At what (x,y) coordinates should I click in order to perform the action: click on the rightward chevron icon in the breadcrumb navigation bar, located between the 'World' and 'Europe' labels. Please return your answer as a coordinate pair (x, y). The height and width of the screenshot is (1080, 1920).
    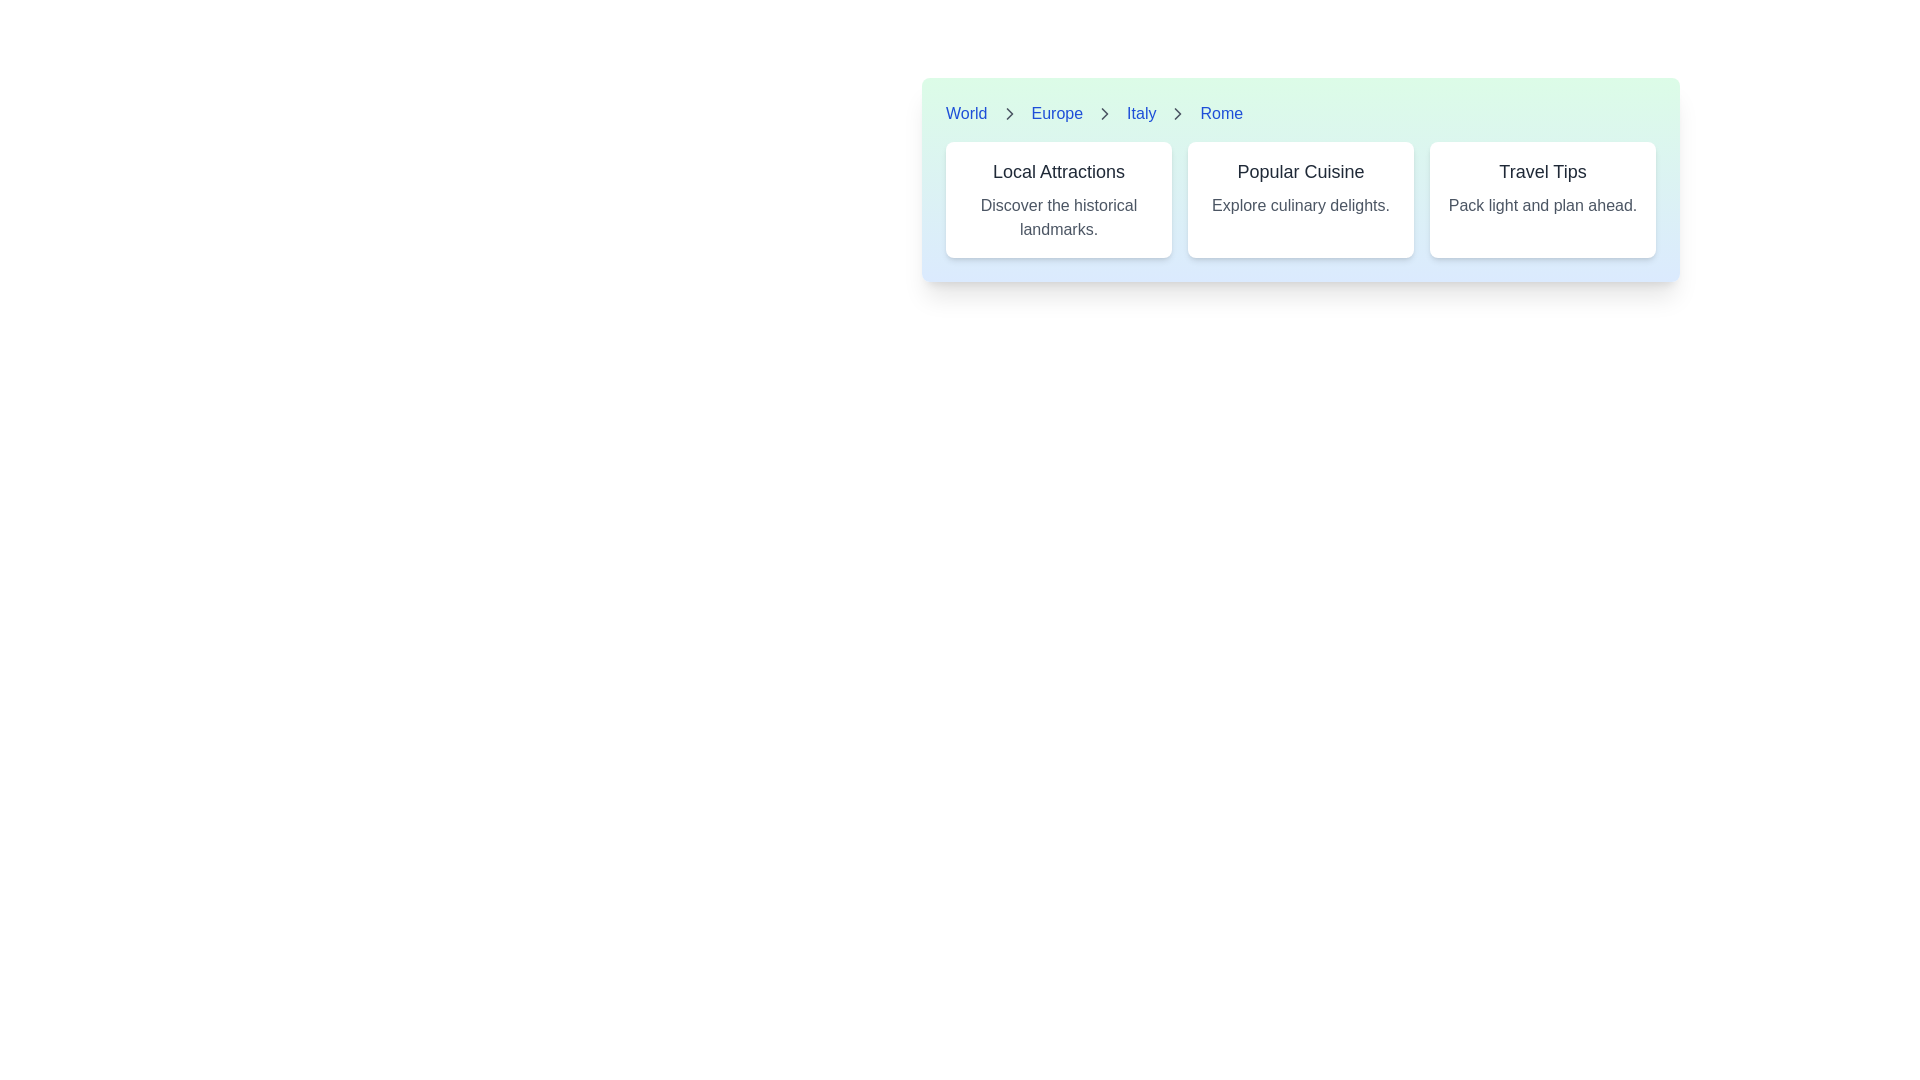
    Looking at the image, I should click on (1009, 114).